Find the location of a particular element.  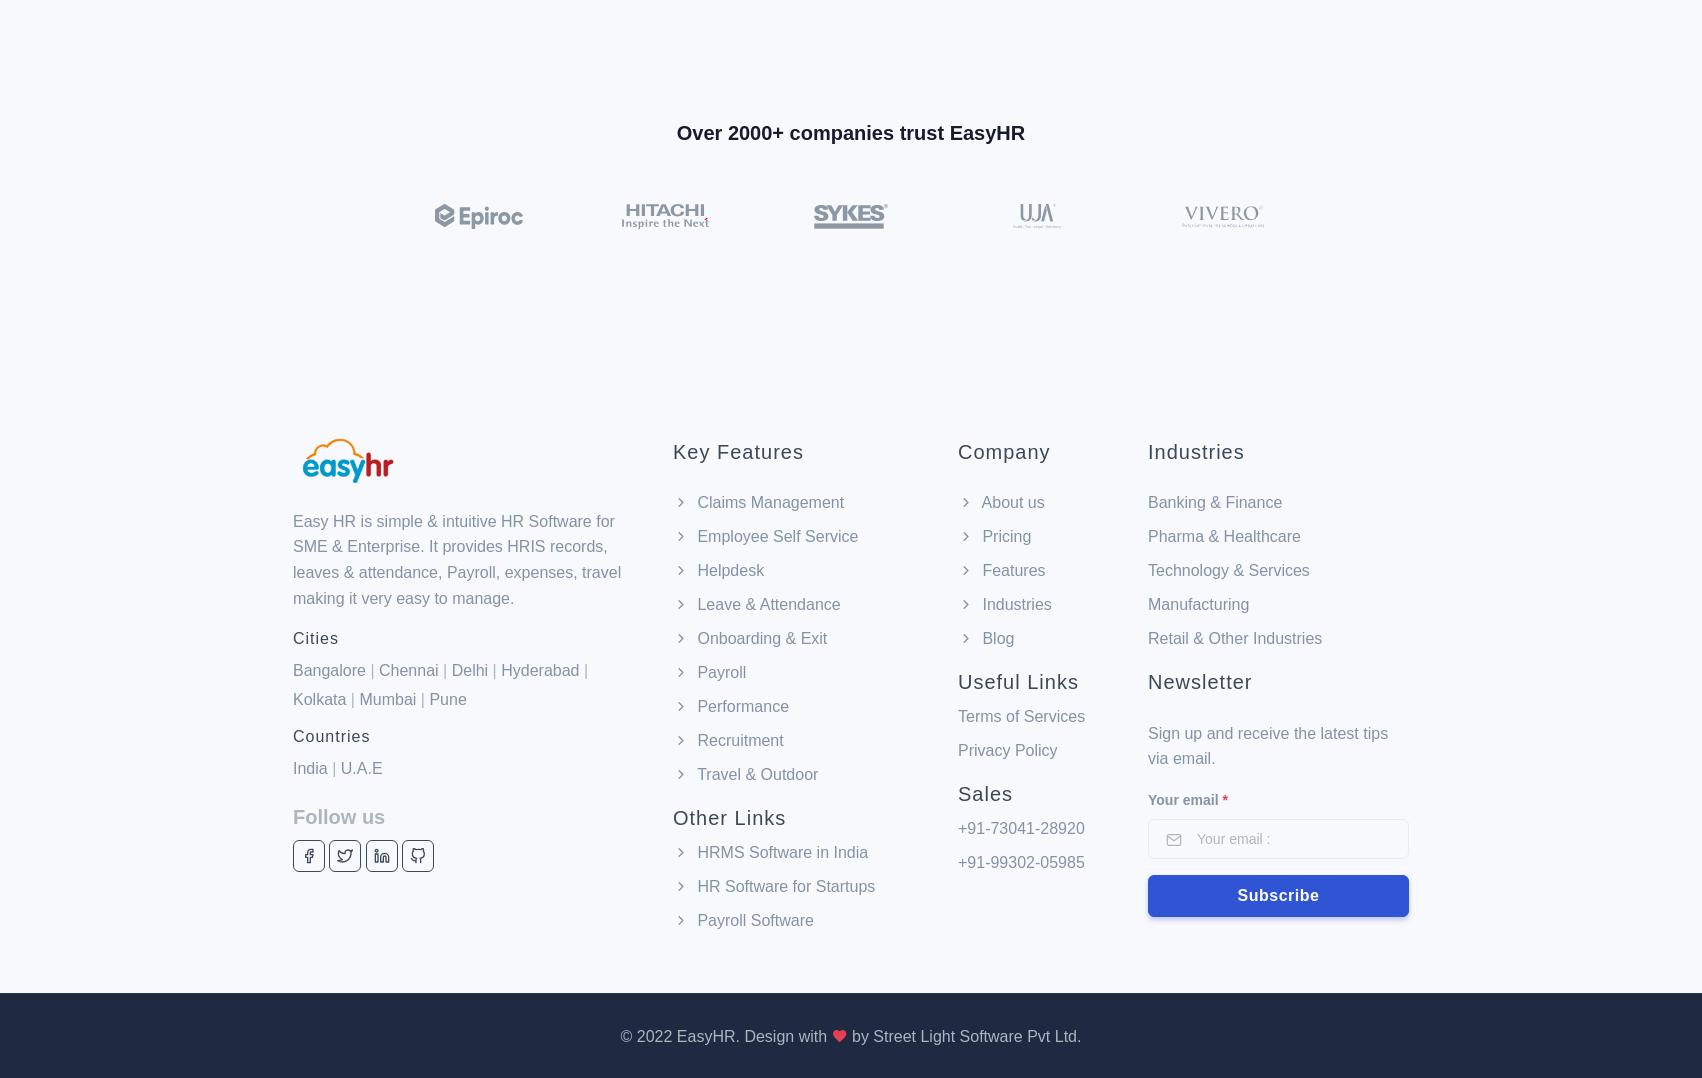

'Helpdesk' is located at coordinates (727, 463).